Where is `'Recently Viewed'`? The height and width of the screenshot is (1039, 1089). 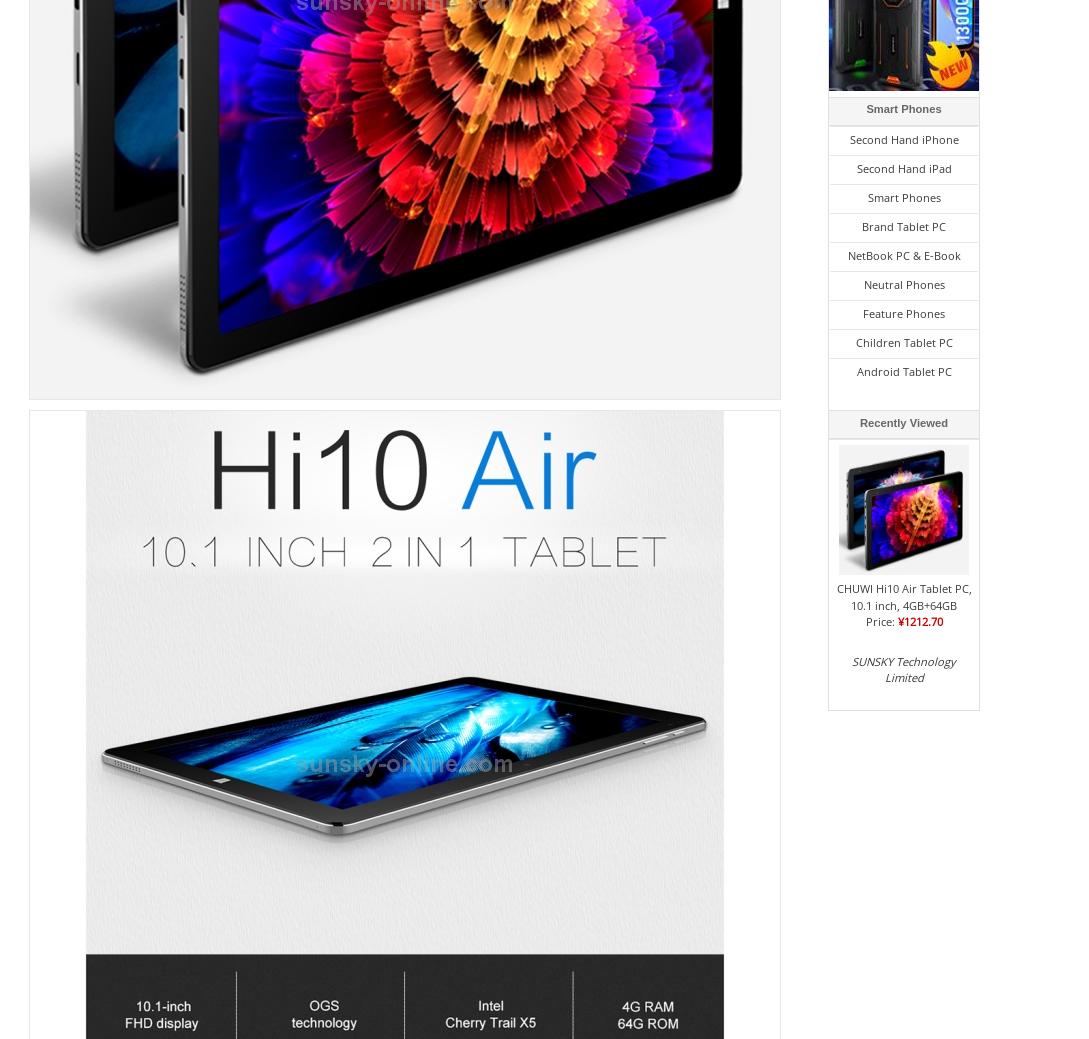 'Recently Viewed' is located at coordinates (859, 421).